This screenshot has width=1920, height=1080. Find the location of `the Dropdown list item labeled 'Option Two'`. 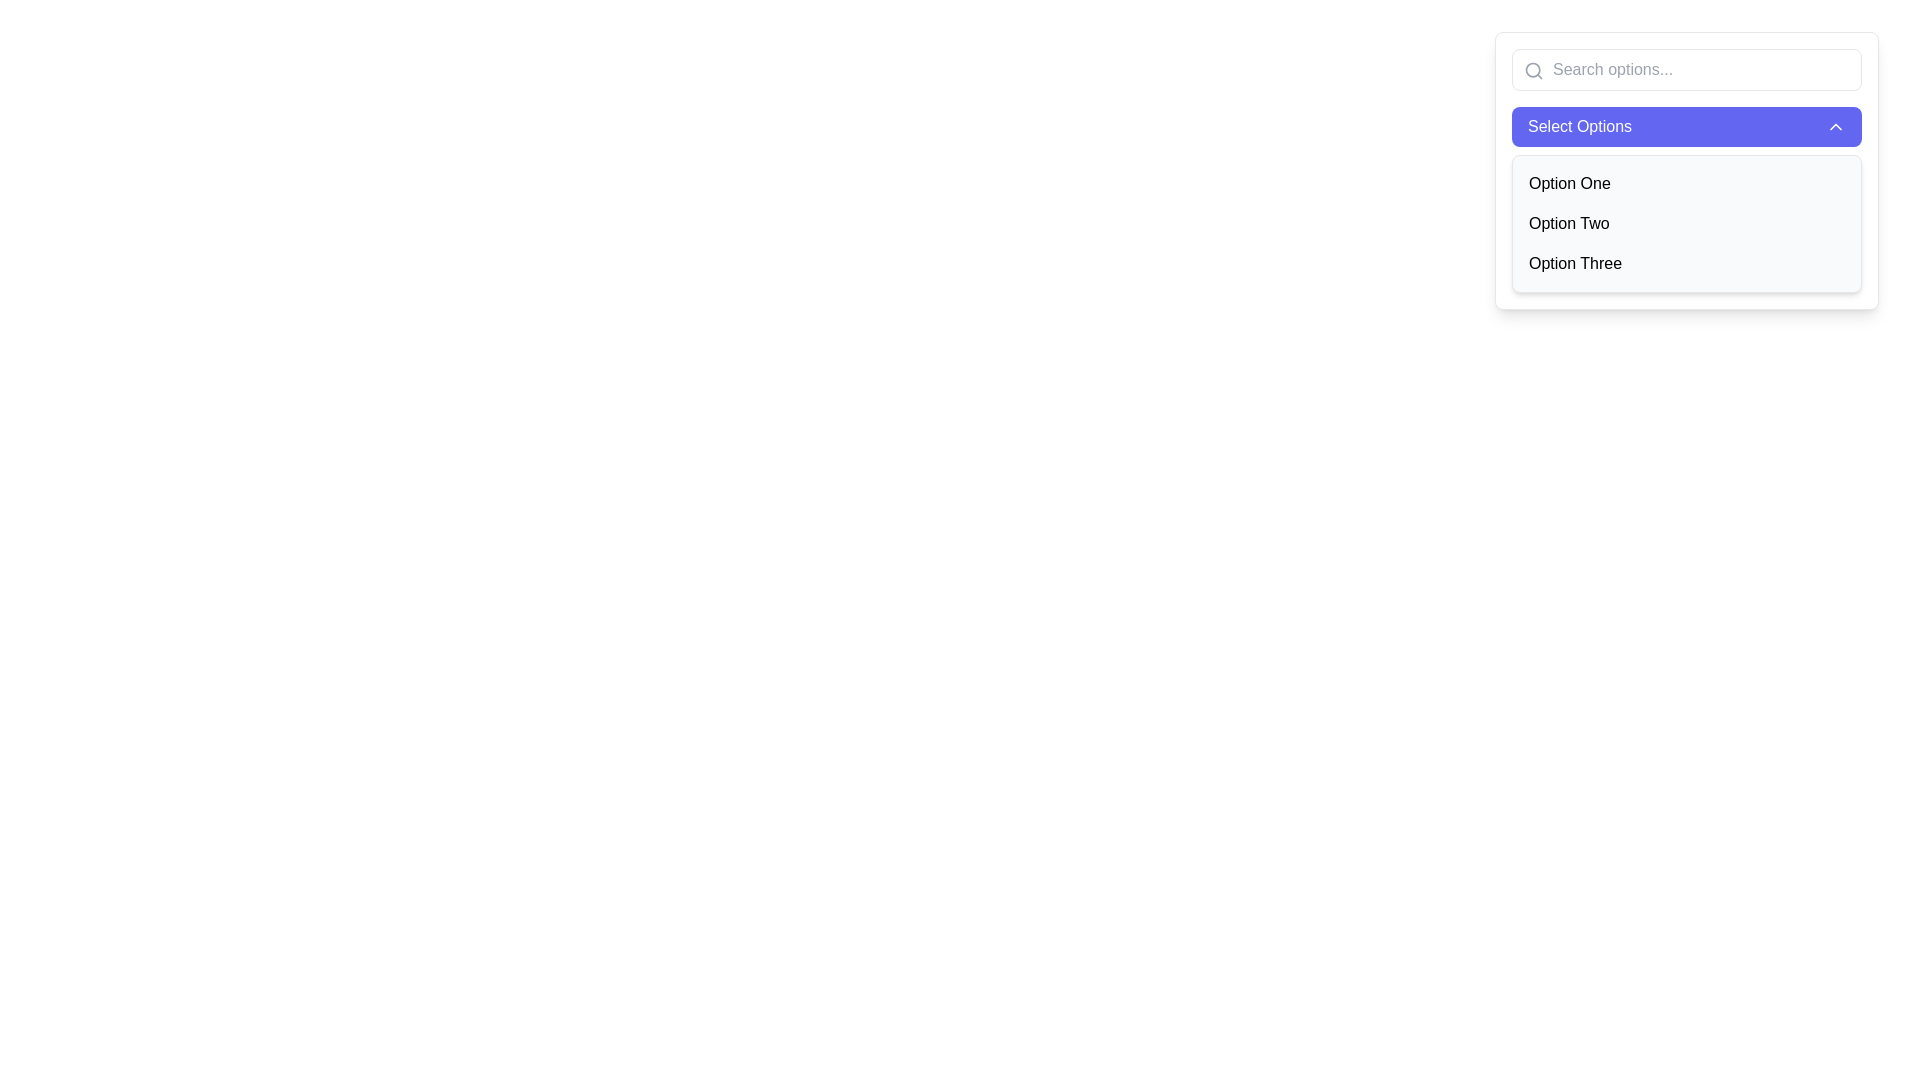

the Dropdown list item labeled 'Option Two' is located at coordinates (1685, 223).